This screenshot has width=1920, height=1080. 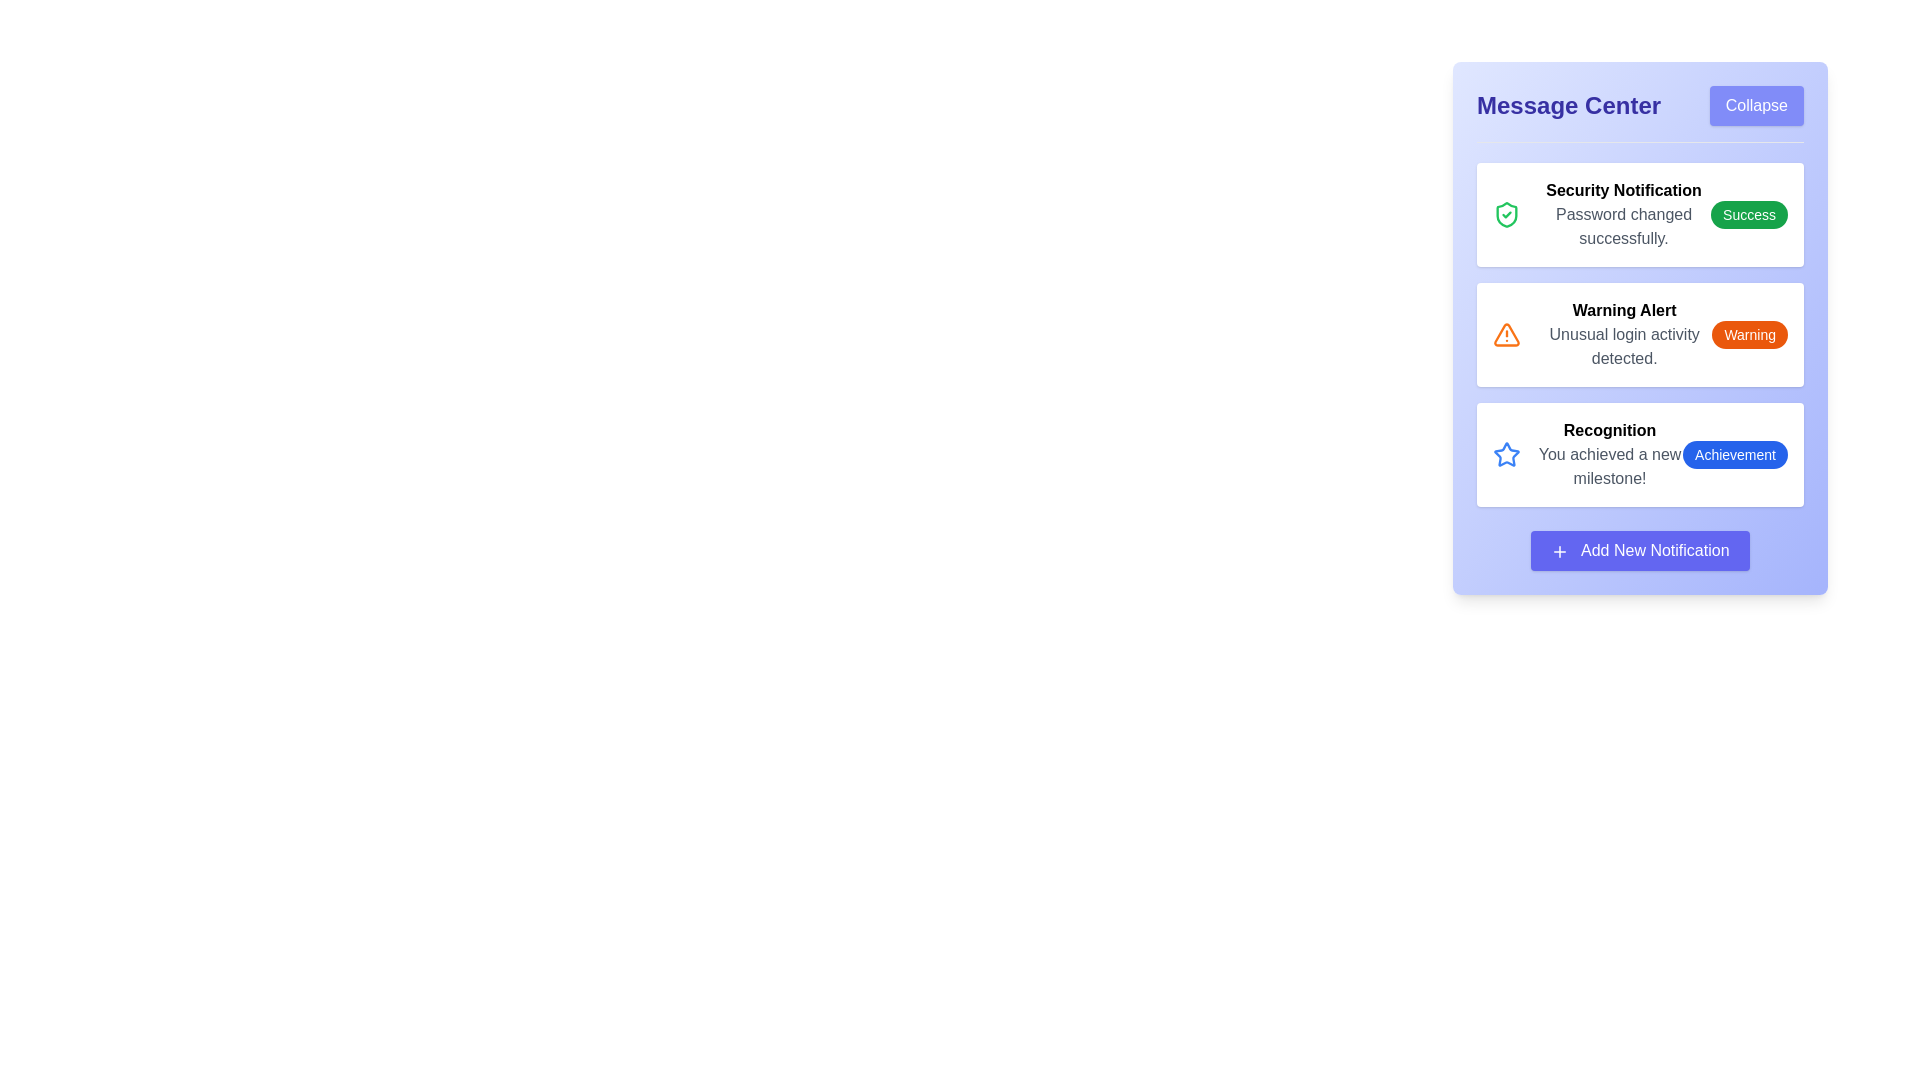 I want to click on the 'Add New Notification' button, which is a rectangular button with rounded corners, rich indigo background, and white text, located centrally at the bottom of the notification panel, so click(x=1640, y=551).